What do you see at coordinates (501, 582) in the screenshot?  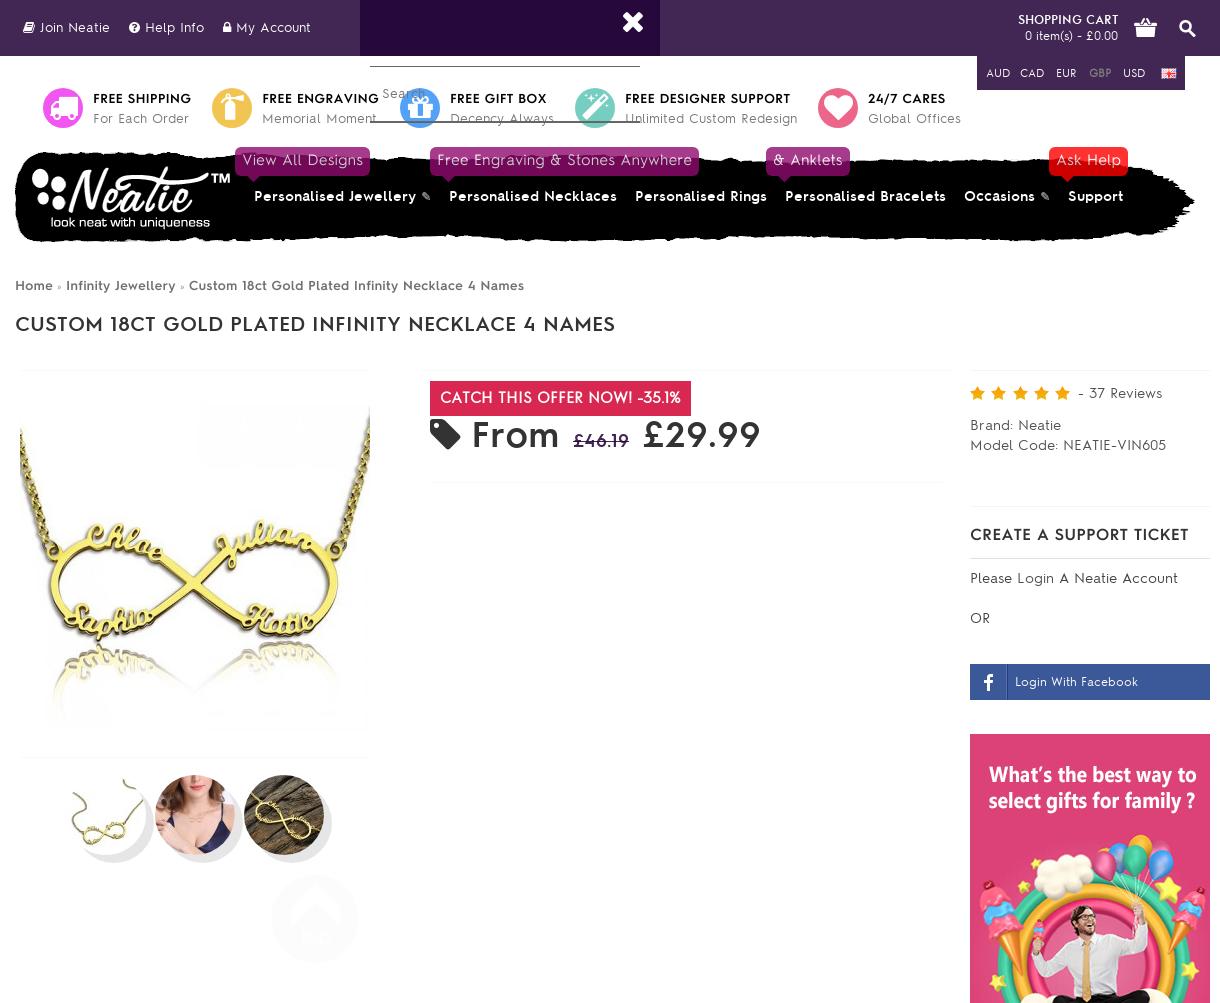 I see `'Available Options'` at bounding box center [501, 582].